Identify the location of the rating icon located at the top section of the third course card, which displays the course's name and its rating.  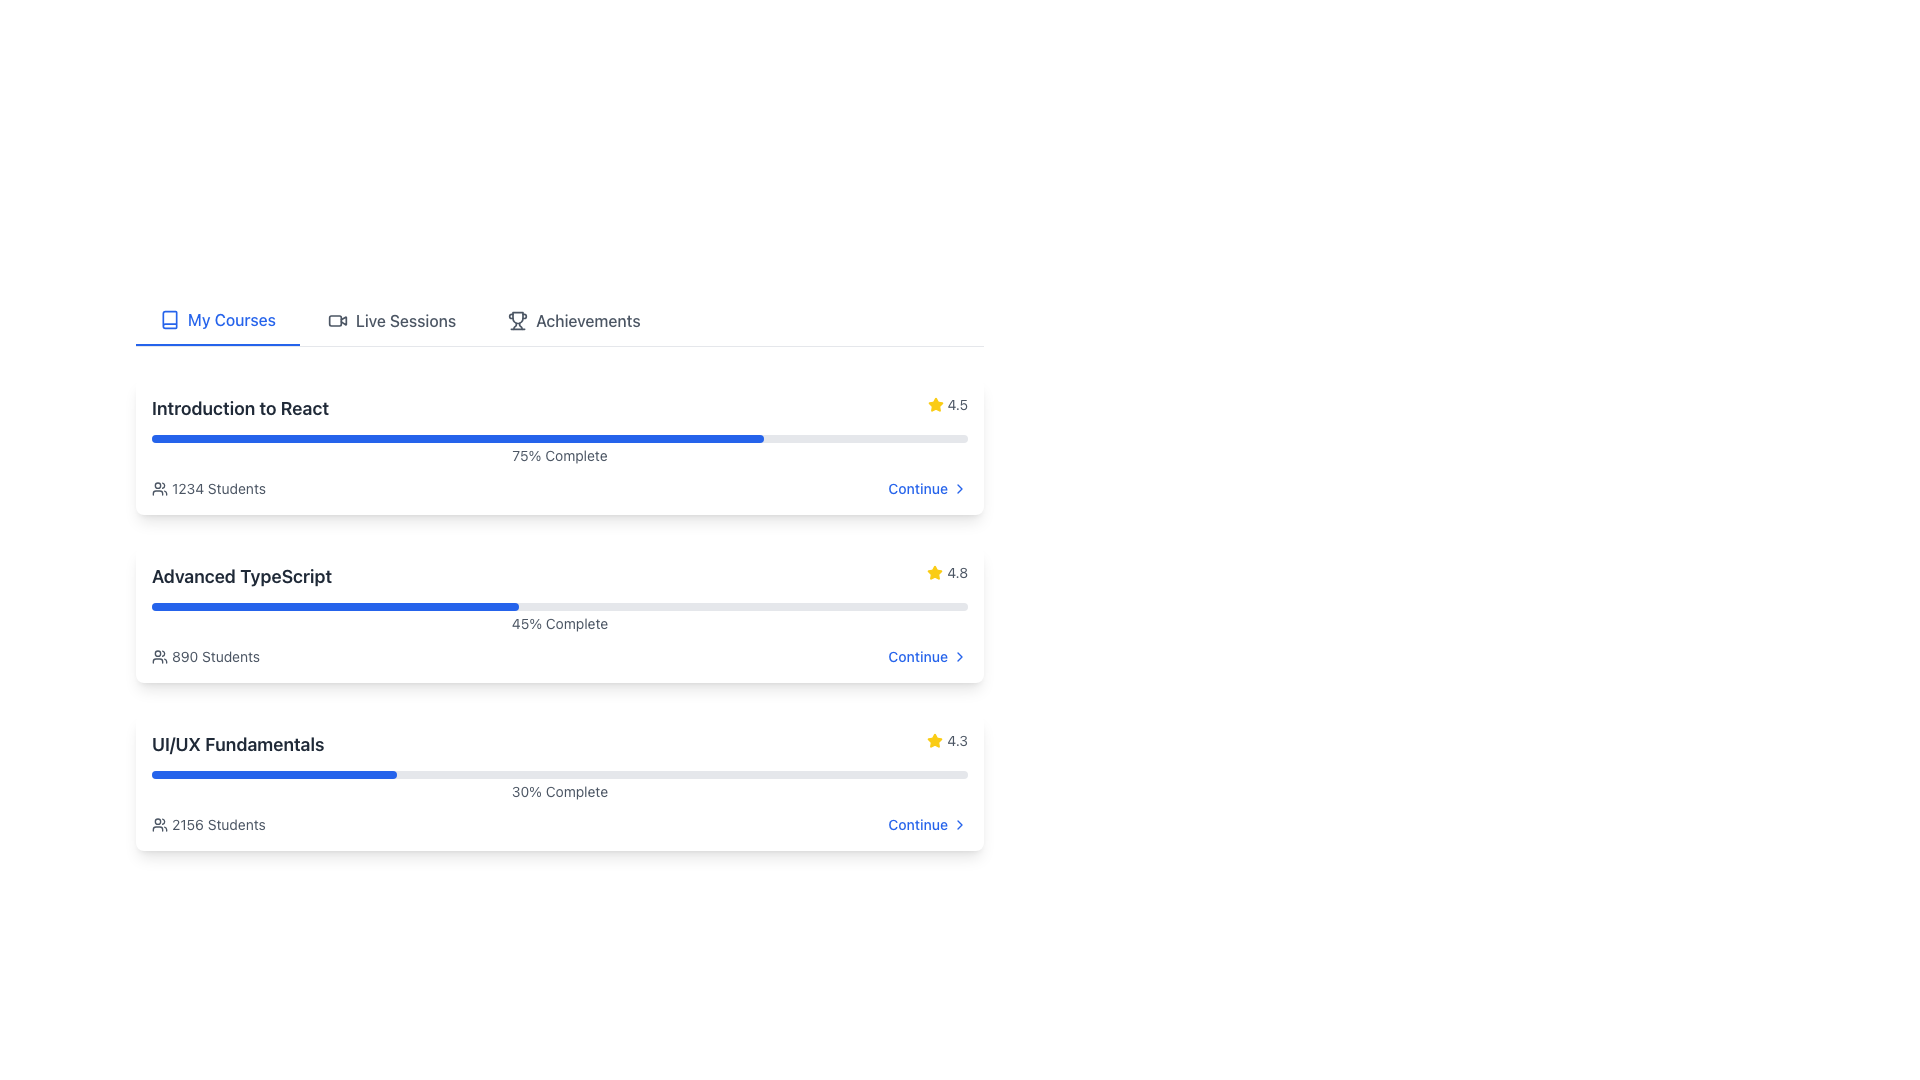
(560, 744).